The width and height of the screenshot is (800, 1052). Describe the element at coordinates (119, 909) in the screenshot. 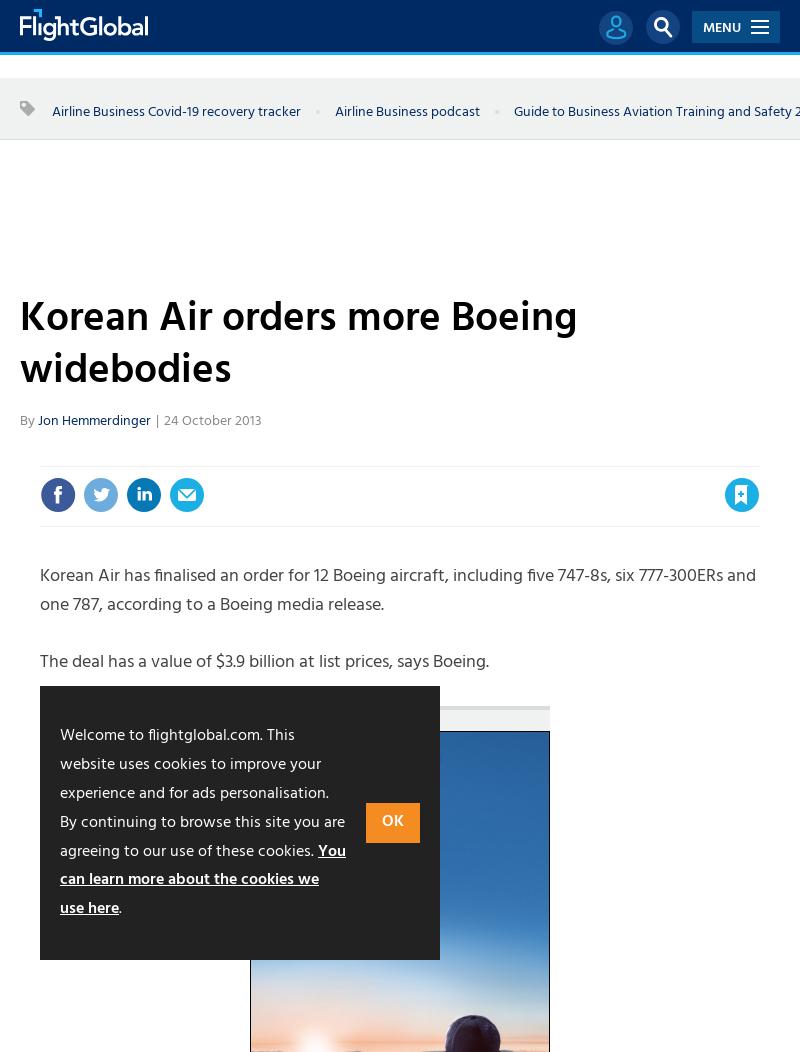

I see `'.'` at that location.